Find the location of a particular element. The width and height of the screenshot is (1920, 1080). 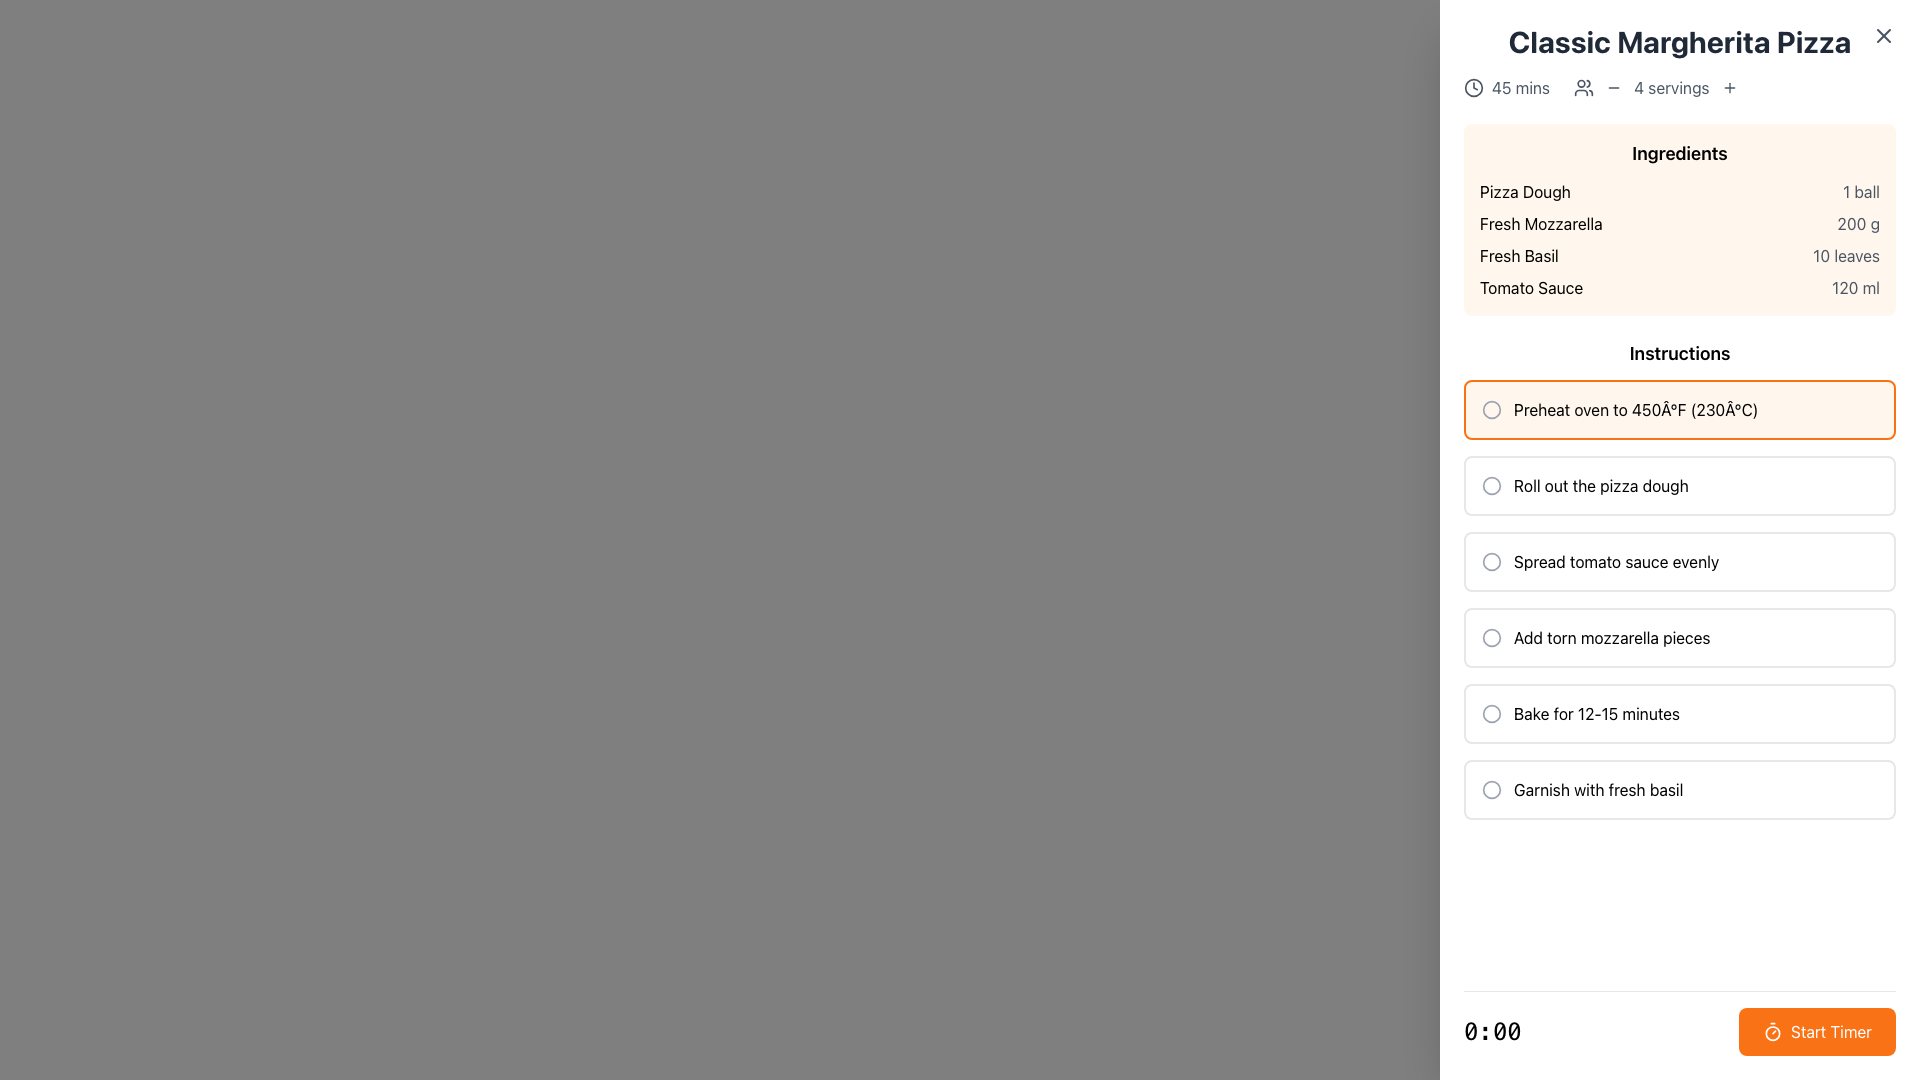

the static text label indicating the weight of 'Fresh Mozzarella' in grams, located in the top-right section of the cream-colored Ingredients panel is located at coordinates (1857, 223).